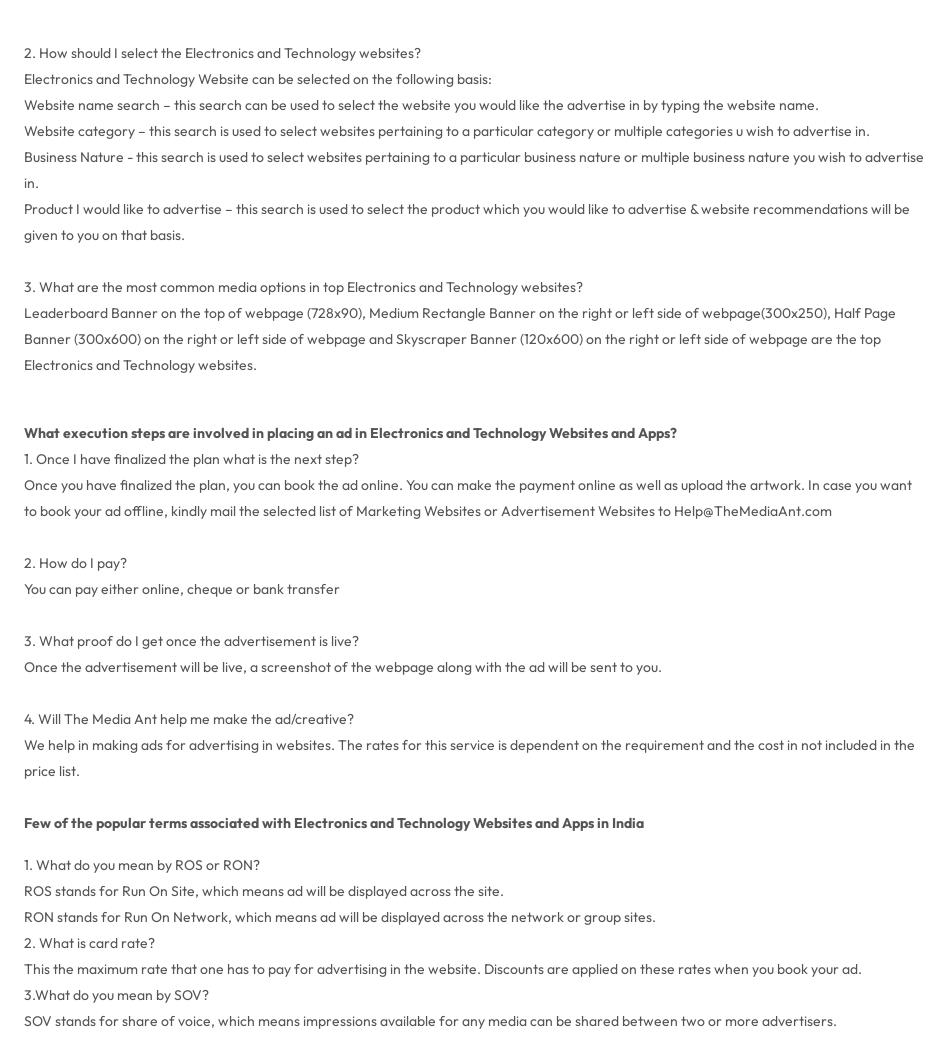 The image size is (950, 1051). Describe the element at coordinates (115, 994) in the screenshot. I see `'3.What do you mean by SOV?'` at that location.